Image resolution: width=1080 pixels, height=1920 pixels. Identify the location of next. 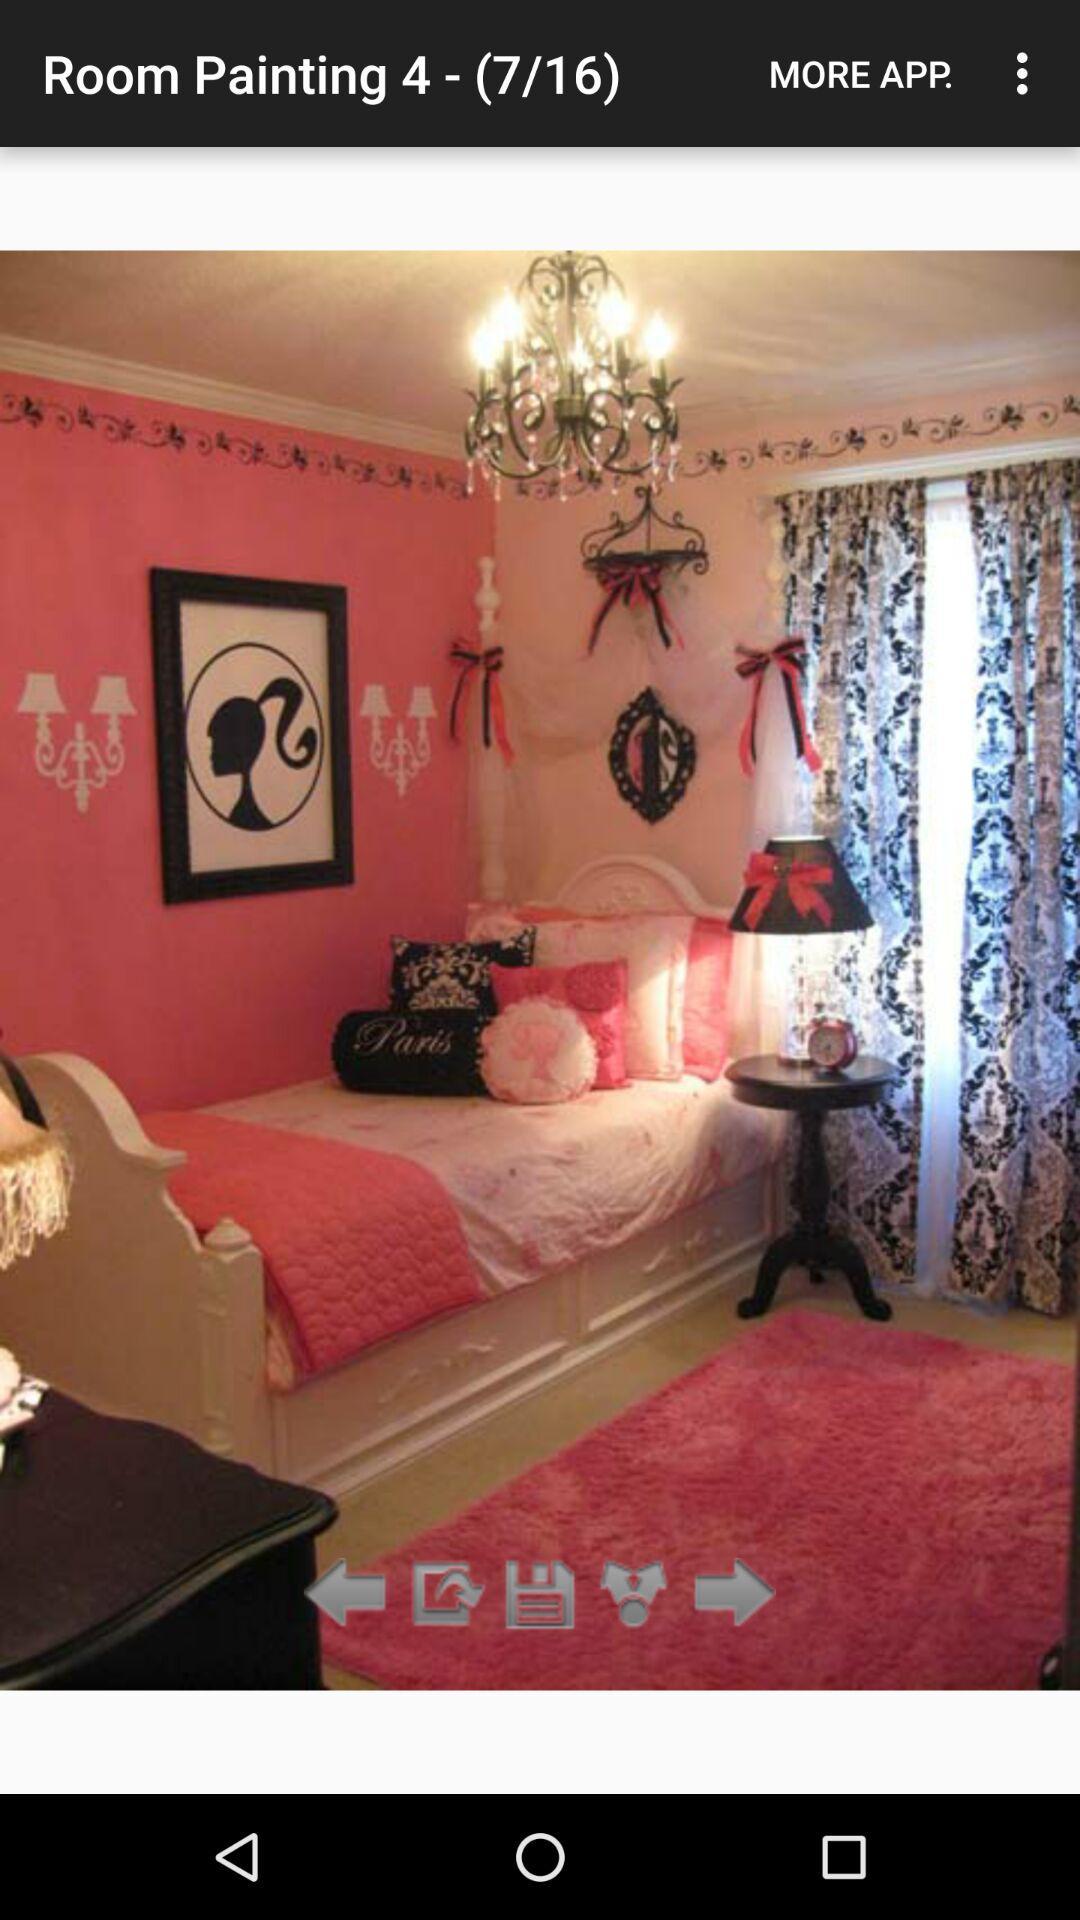
(350, 1593).